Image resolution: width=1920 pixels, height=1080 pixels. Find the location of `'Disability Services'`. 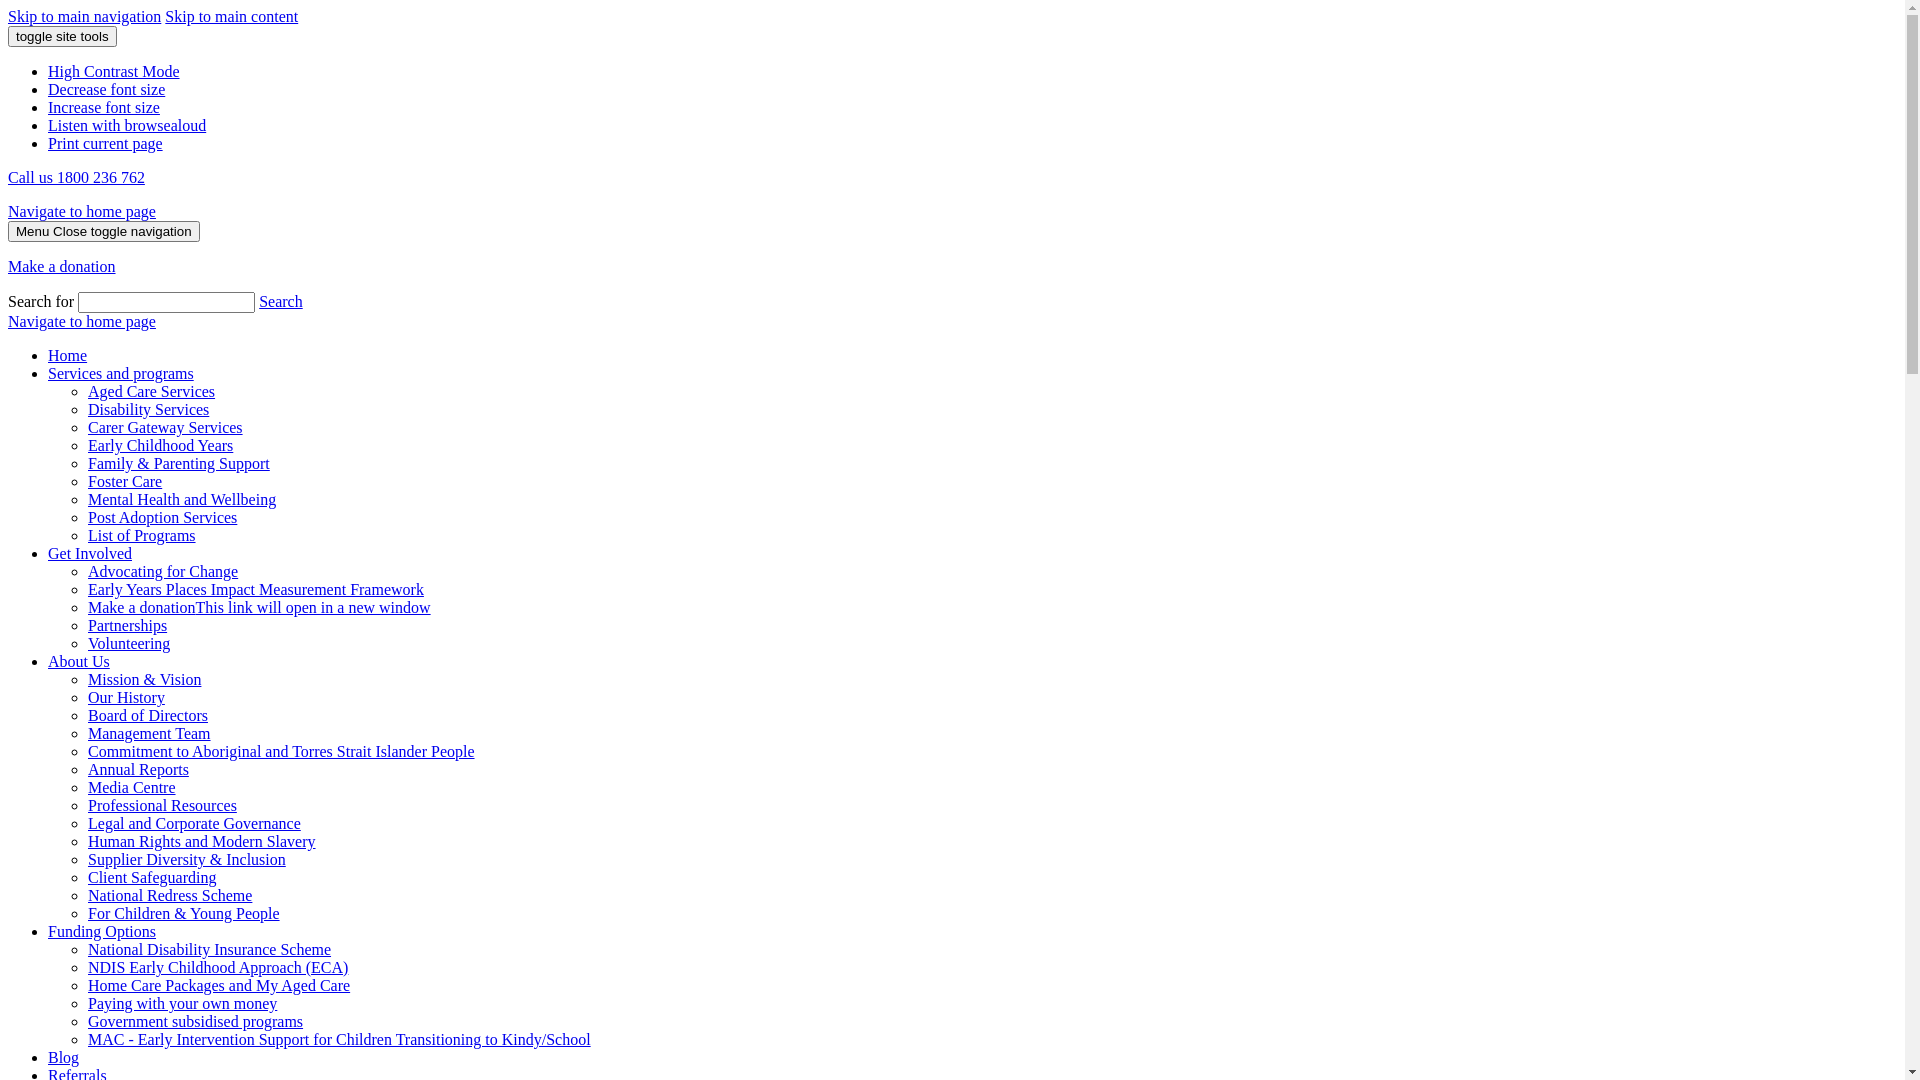

'Disability Services' is located at coordinates (147, 408).